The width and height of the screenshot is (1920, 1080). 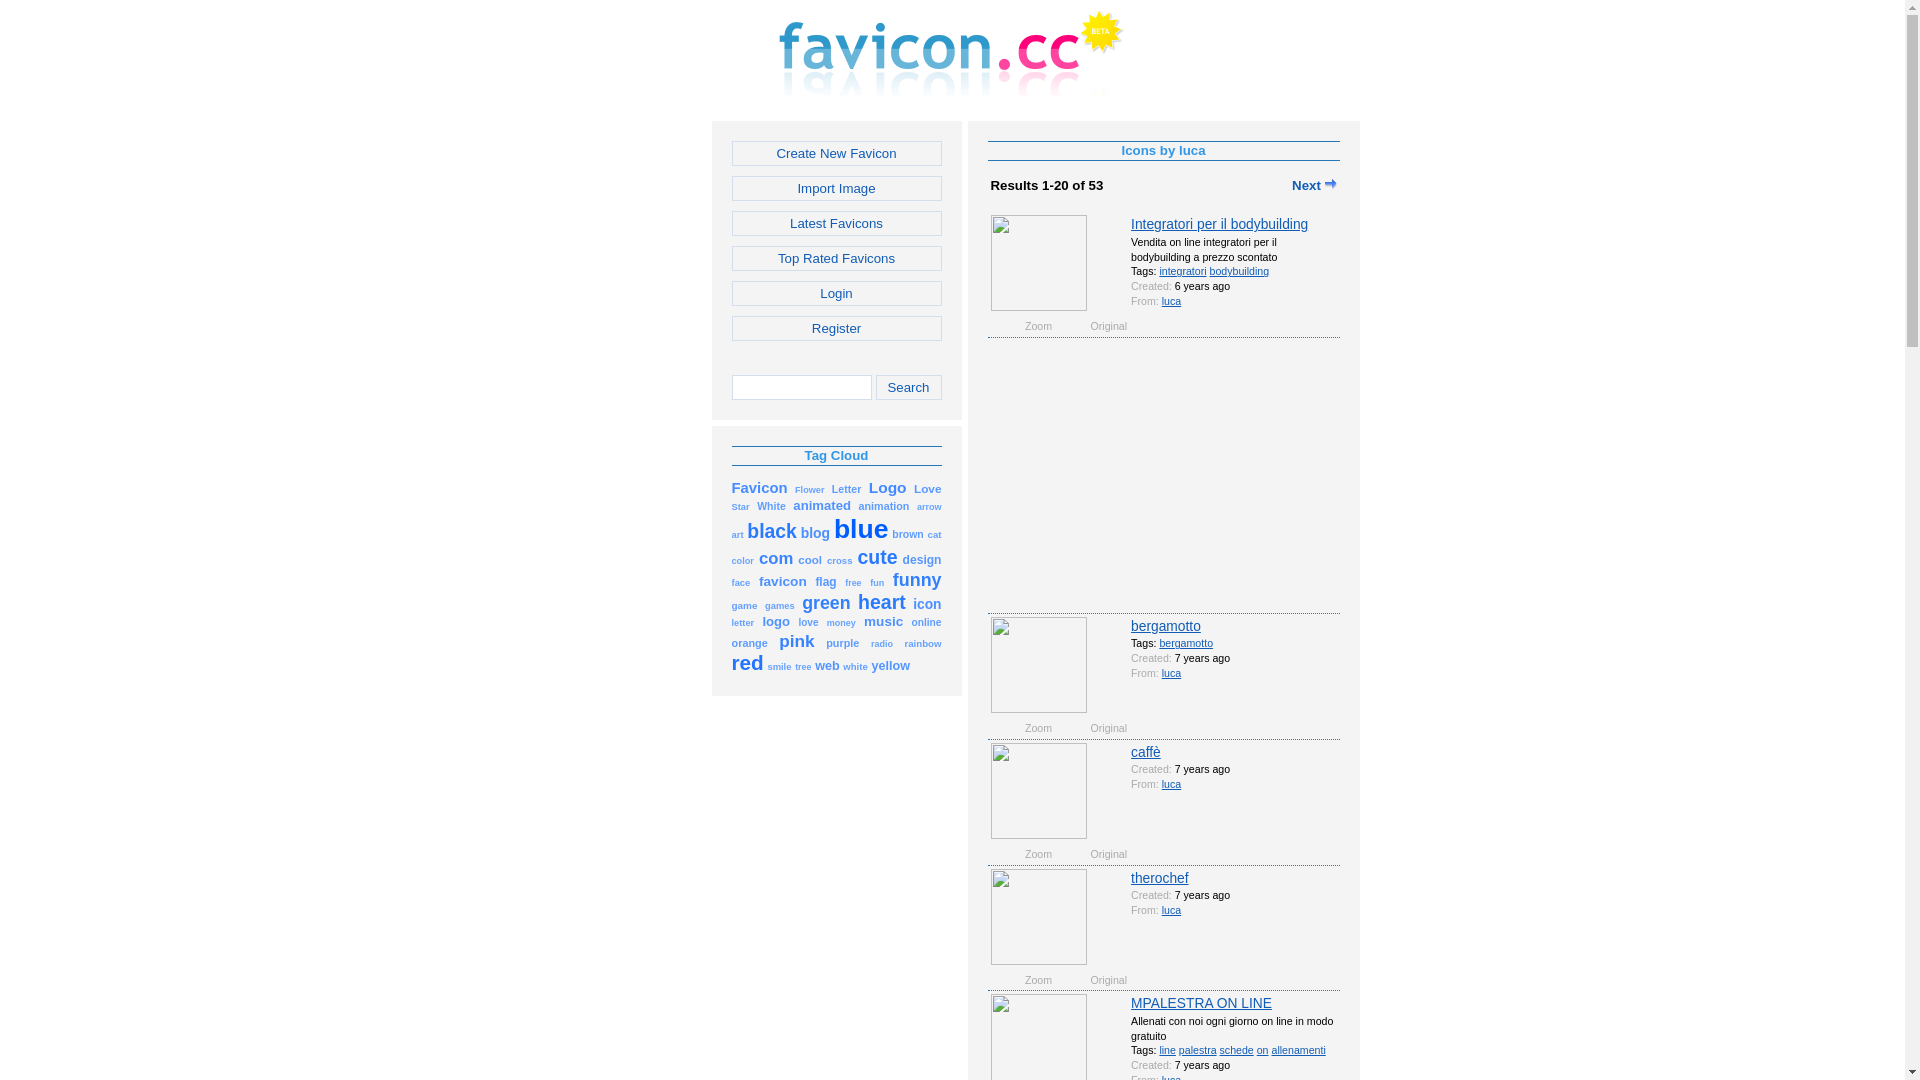 I want to click on 'allenamenti', so click(x=1297, y=1048).